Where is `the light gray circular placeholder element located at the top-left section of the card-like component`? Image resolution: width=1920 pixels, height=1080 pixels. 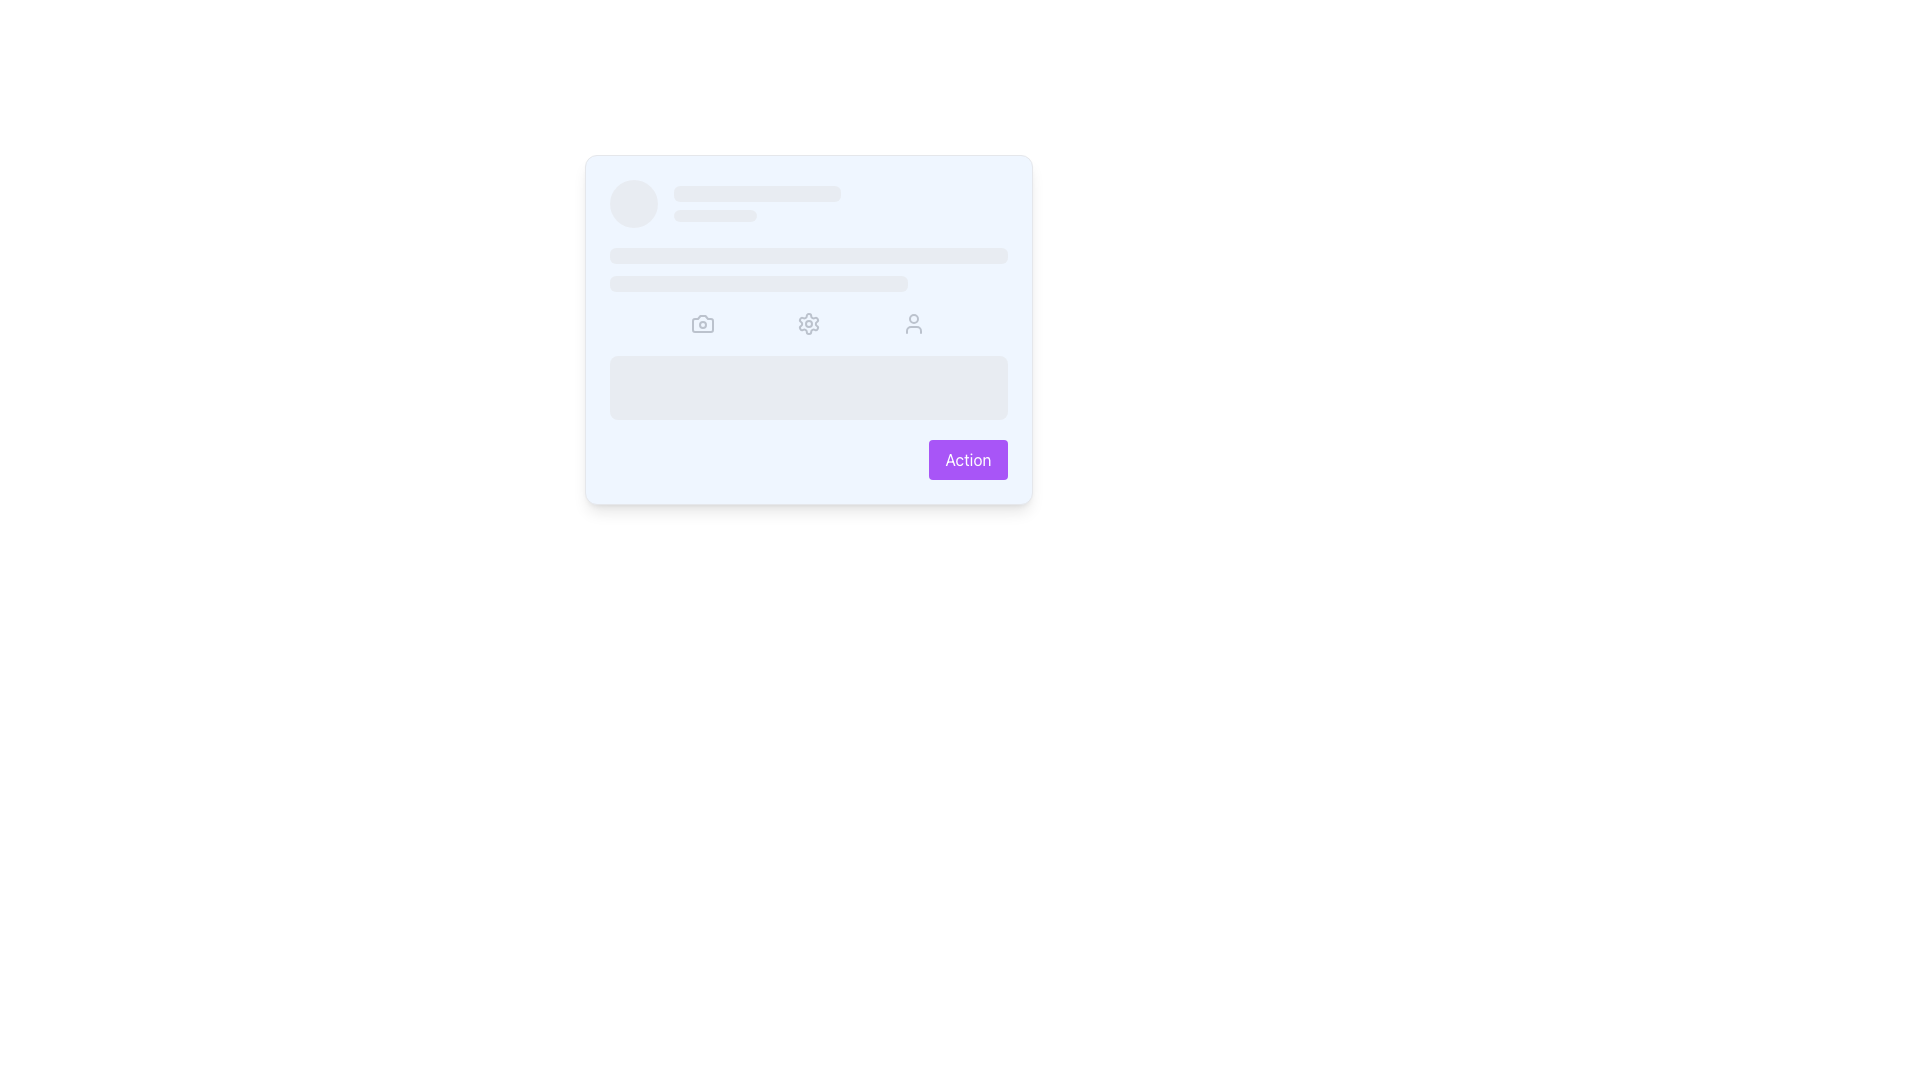
the light gray circular placeholder element located at the top-left section of the card-like component is located at coordinates (632, 204).